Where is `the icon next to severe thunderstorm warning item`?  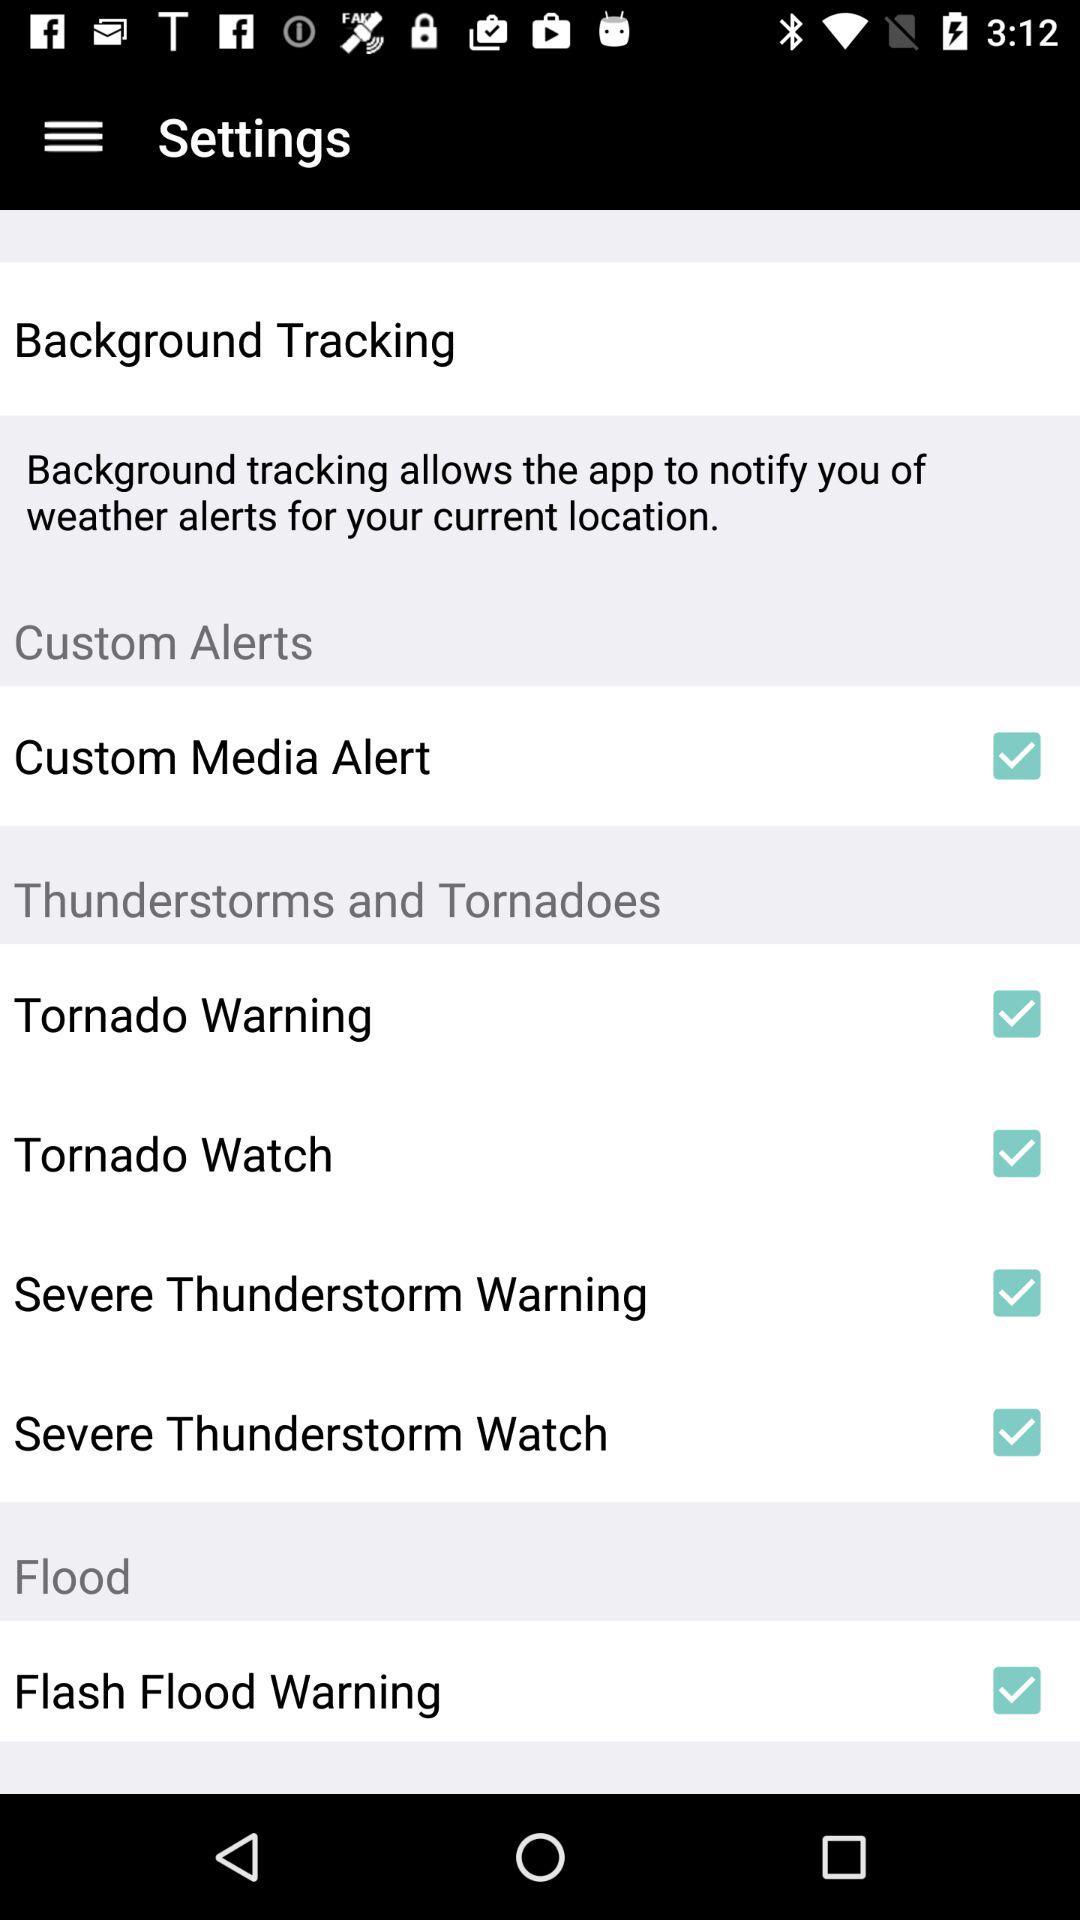 the icon next to severe thunderstorm warning item is located at coordinates (1017, 1292).